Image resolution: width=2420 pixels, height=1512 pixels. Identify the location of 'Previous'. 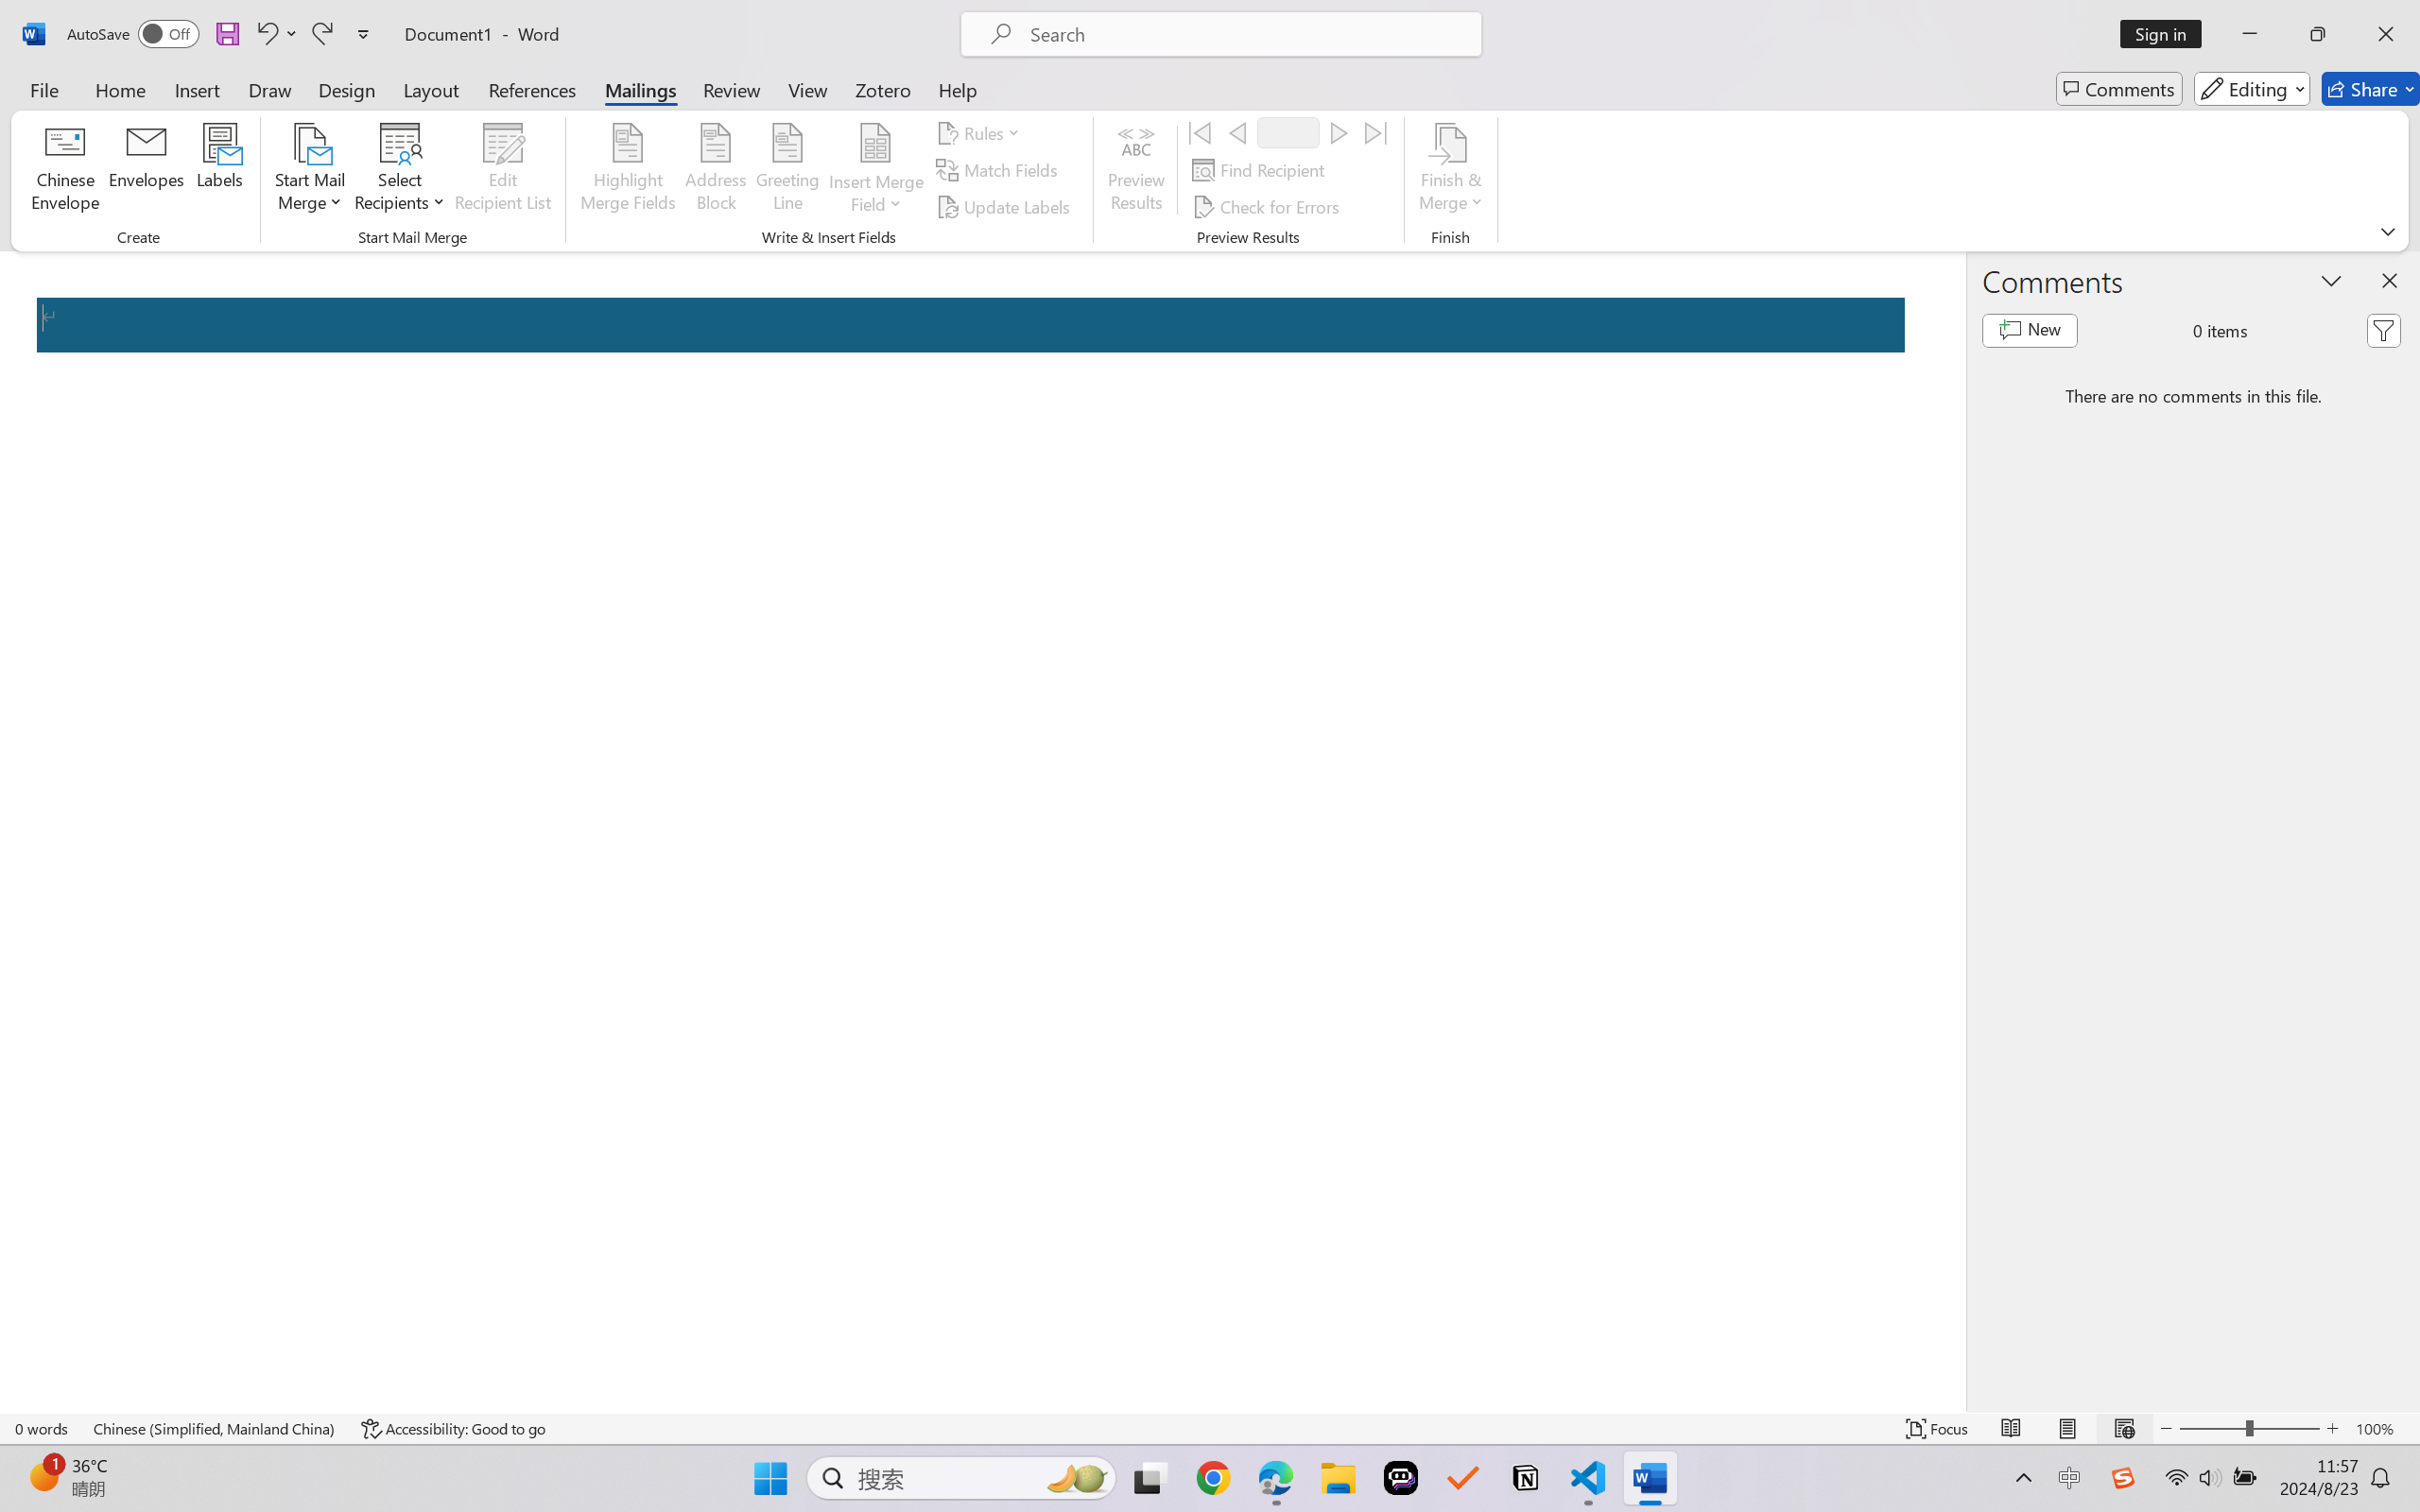
(1236, 131).